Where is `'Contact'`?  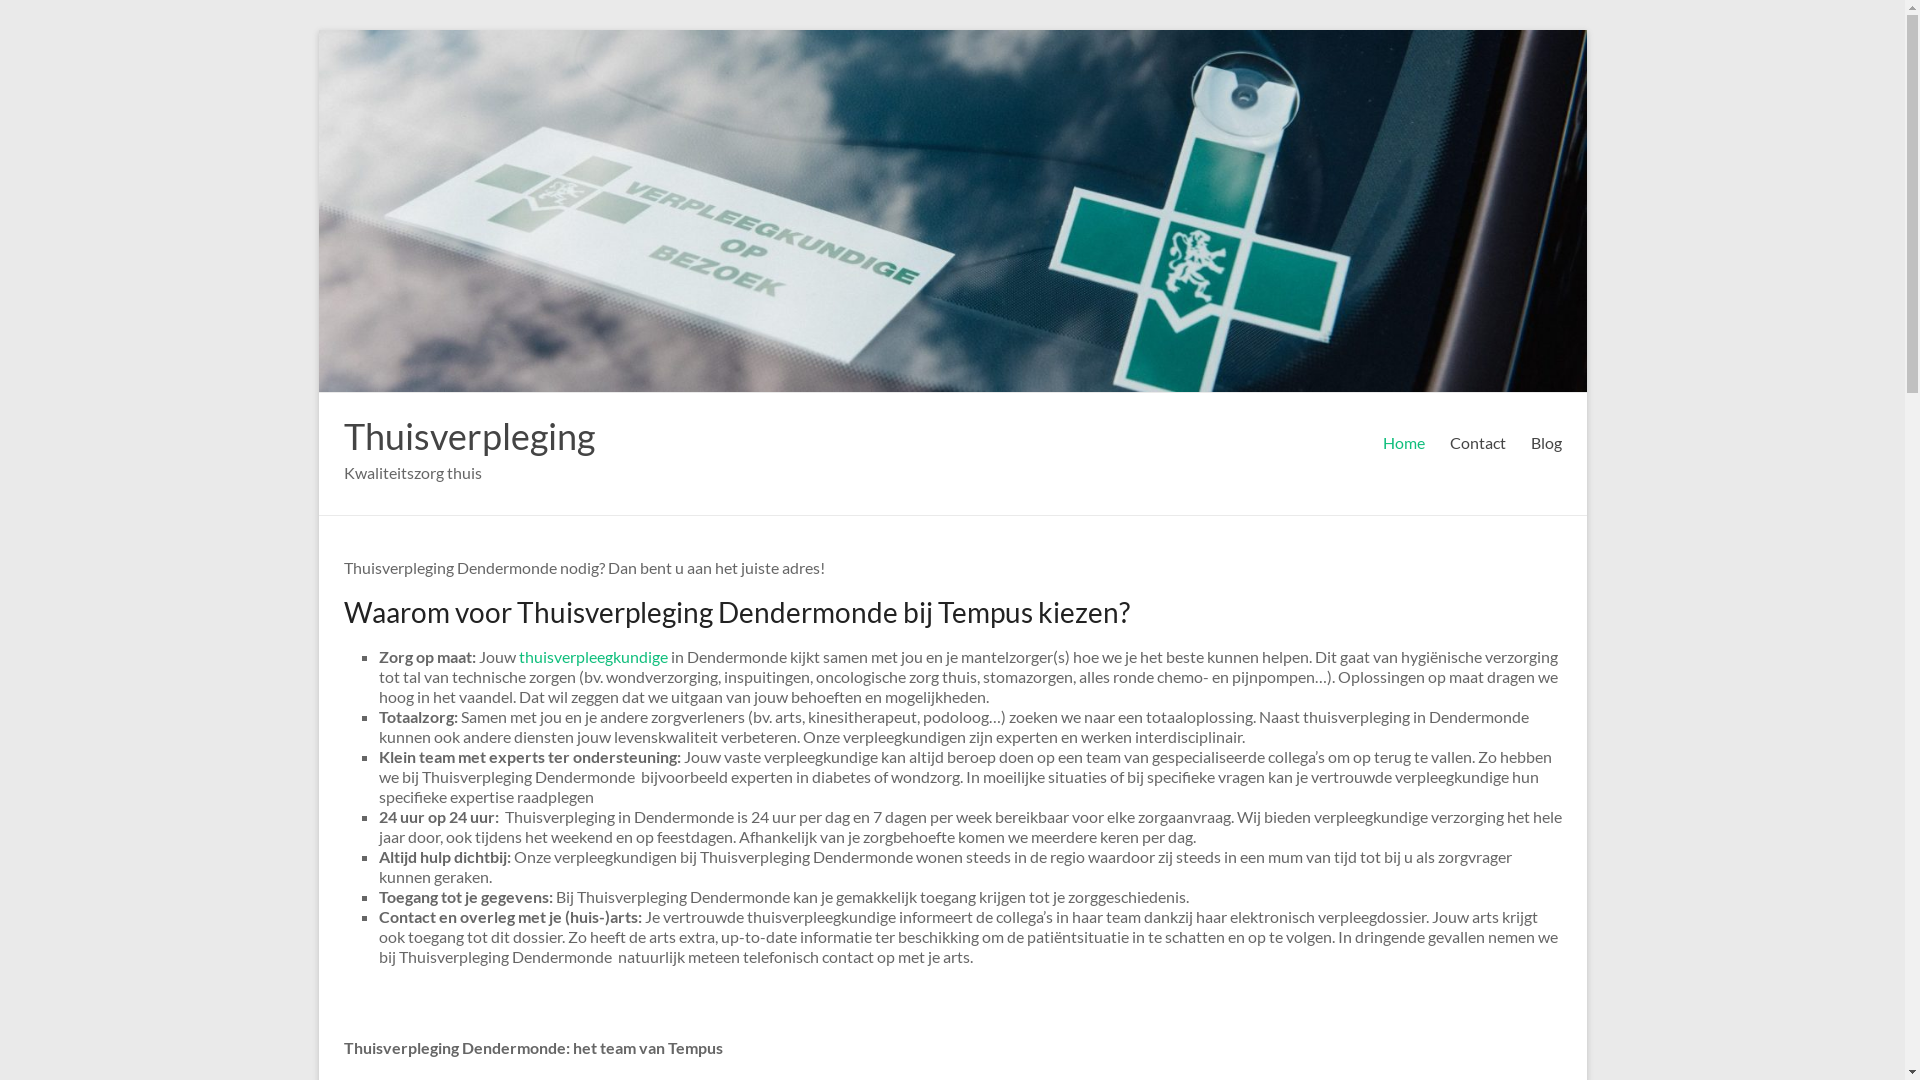 'Contact' is located at coordinates (1449, 442).